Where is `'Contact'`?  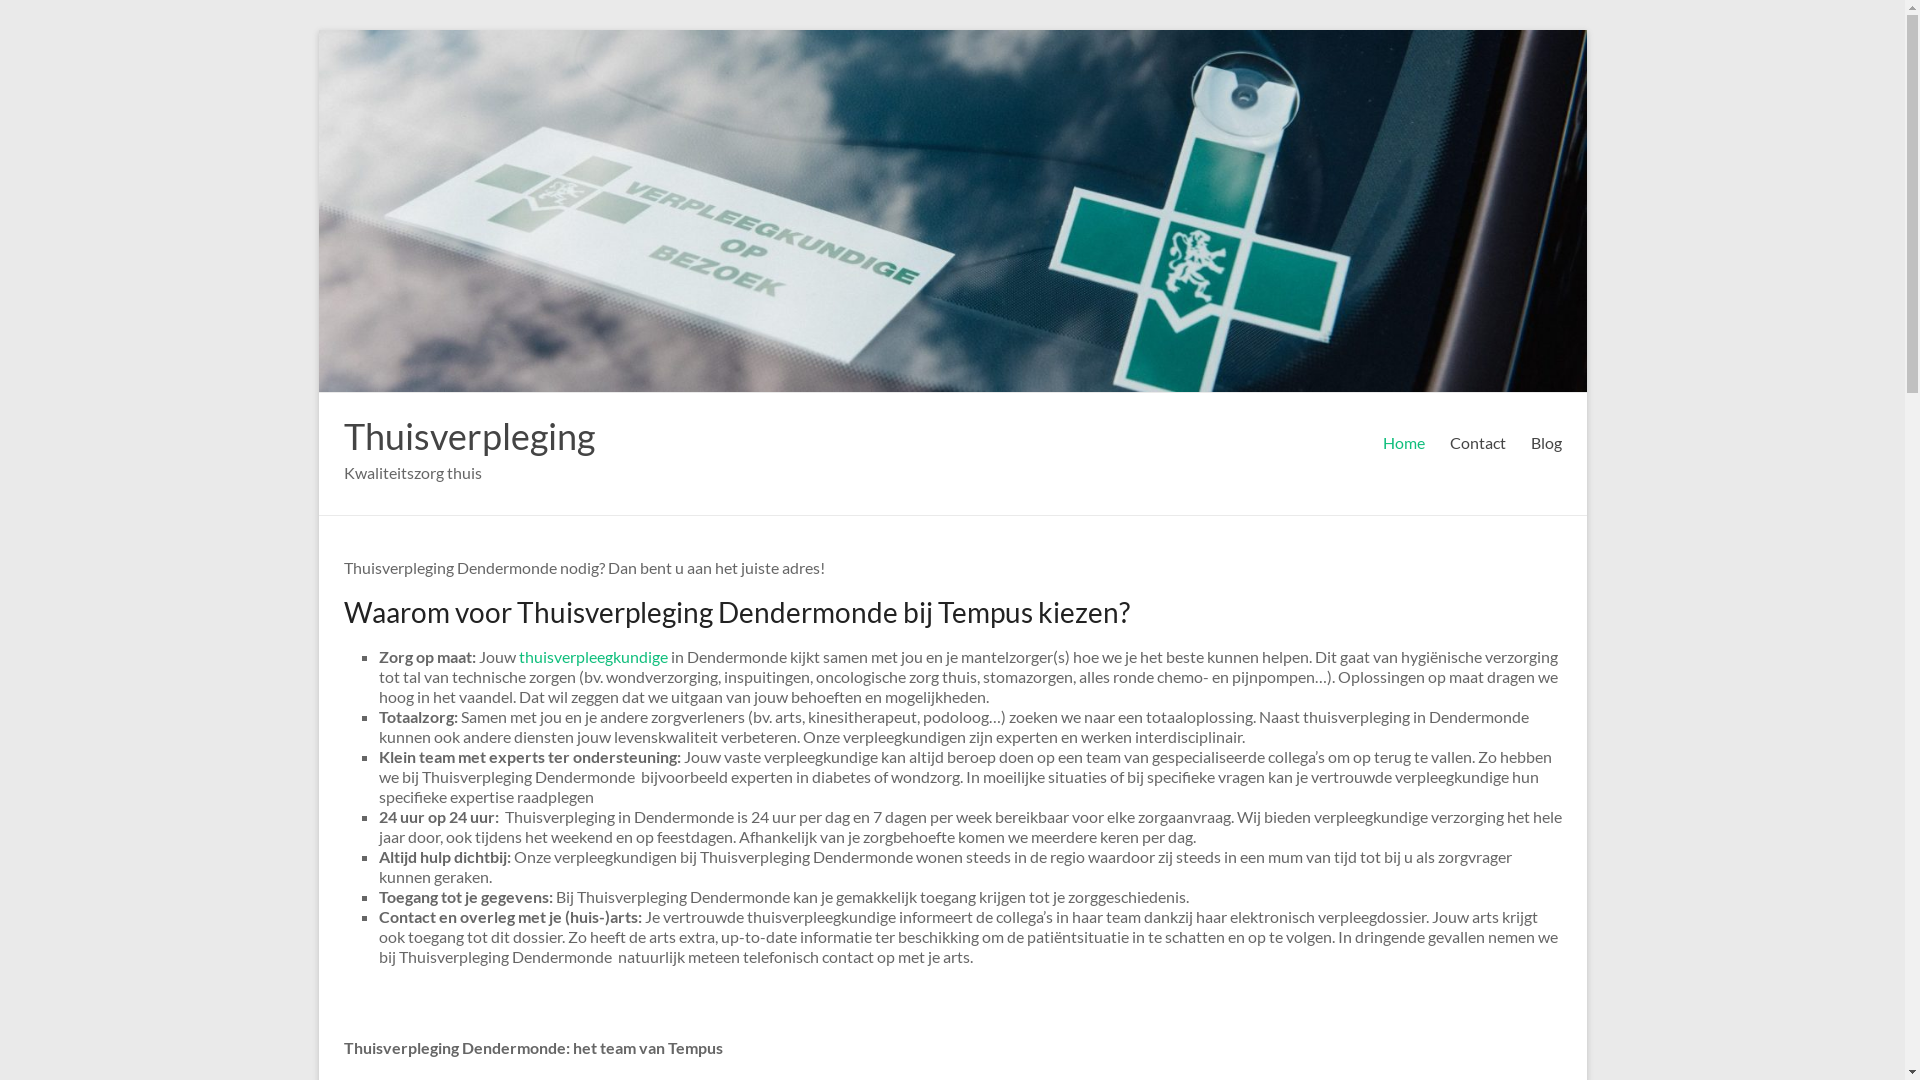 'Contact' is located at coordinates (1449, 442).